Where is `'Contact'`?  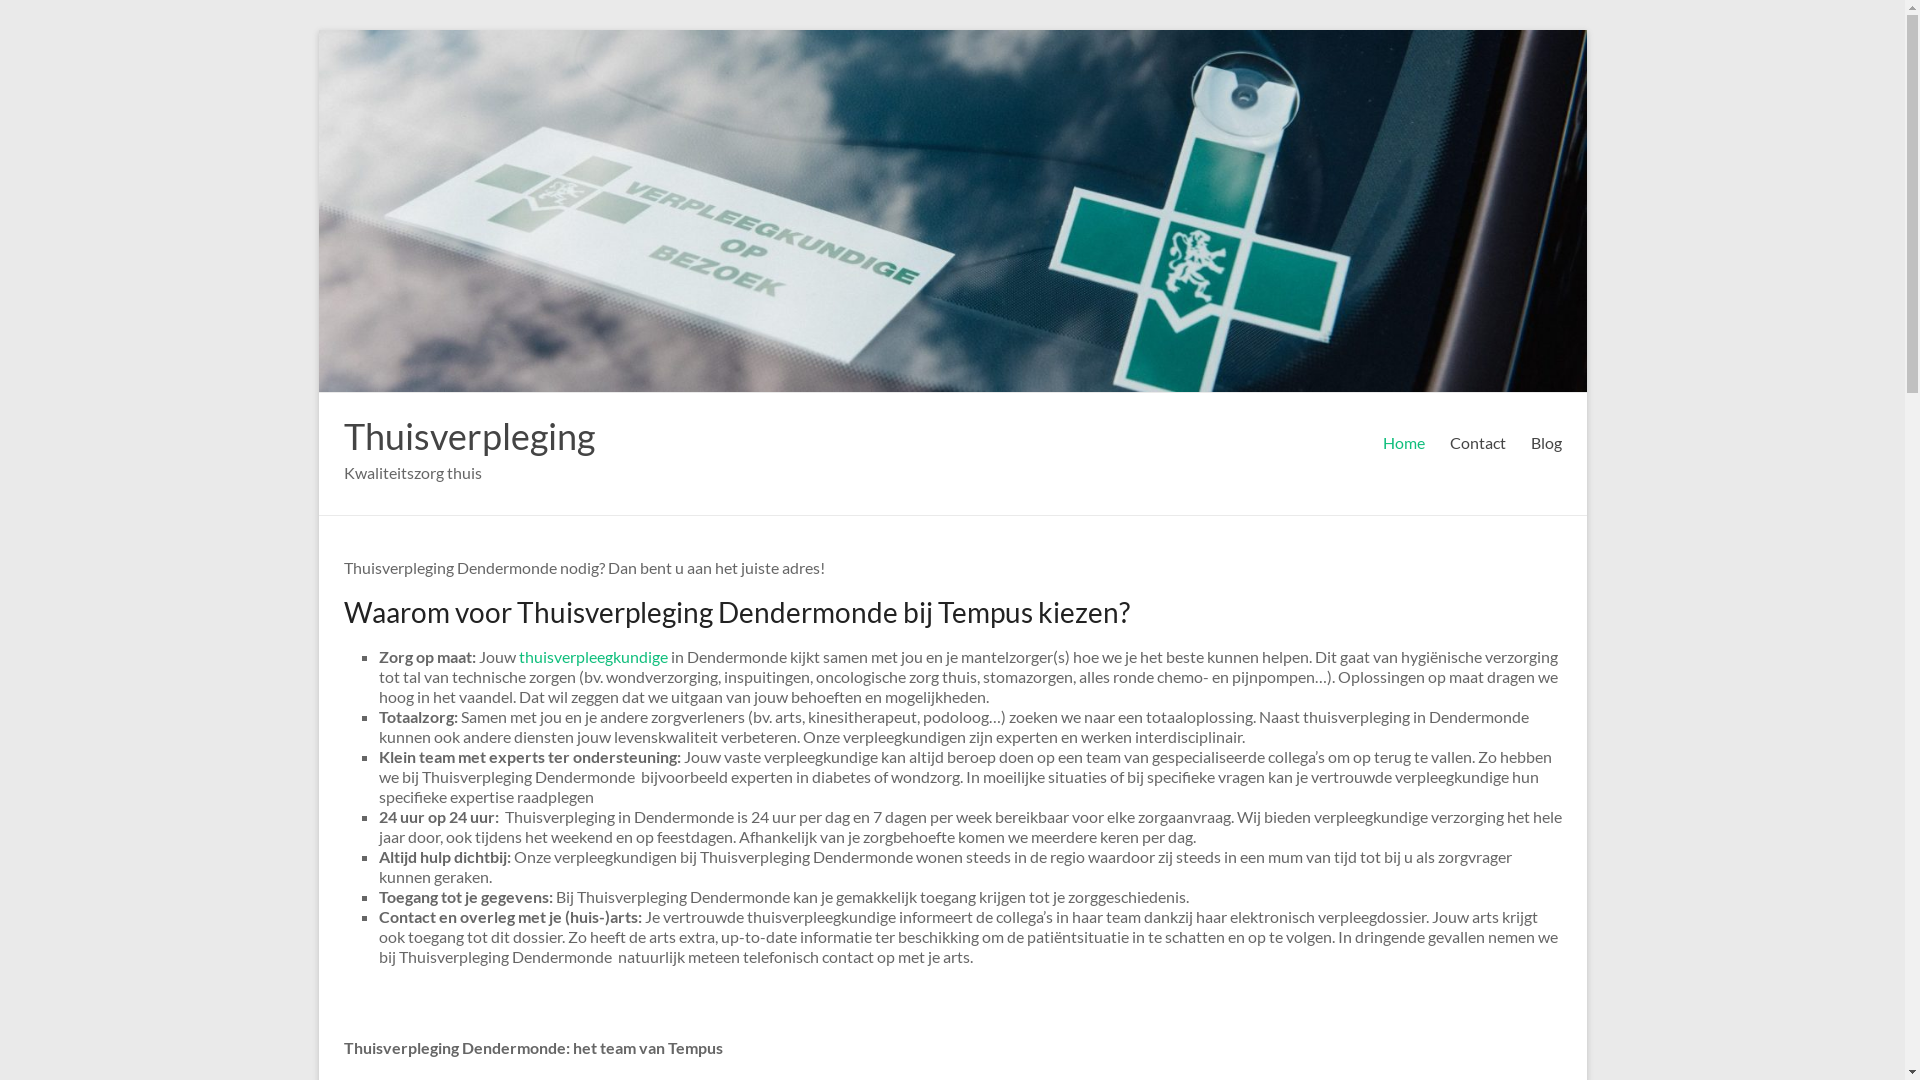 'Contact' is located at coordinates (1449, 442).